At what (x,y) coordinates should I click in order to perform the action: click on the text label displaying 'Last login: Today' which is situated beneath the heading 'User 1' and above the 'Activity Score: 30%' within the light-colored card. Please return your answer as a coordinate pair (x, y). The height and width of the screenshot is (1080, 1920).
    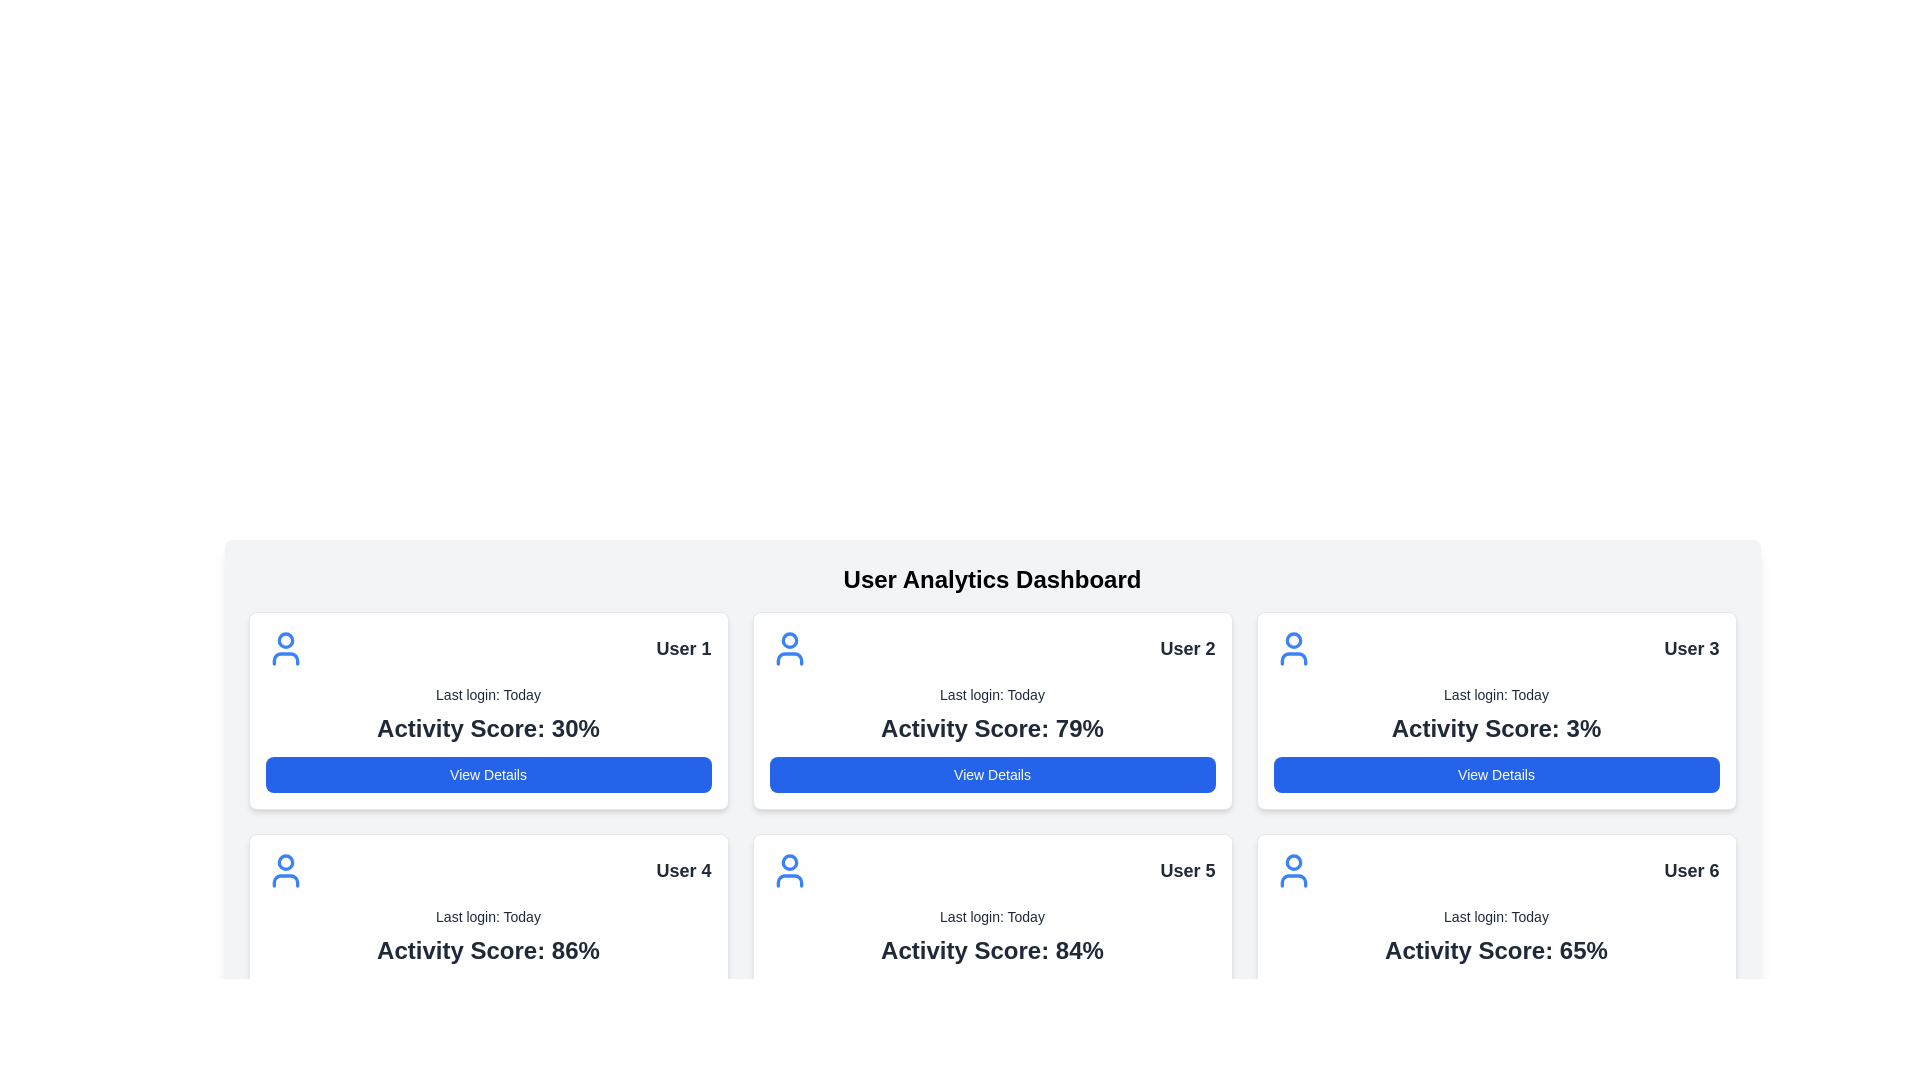
    Looking at the image, I should click on (488, 693).